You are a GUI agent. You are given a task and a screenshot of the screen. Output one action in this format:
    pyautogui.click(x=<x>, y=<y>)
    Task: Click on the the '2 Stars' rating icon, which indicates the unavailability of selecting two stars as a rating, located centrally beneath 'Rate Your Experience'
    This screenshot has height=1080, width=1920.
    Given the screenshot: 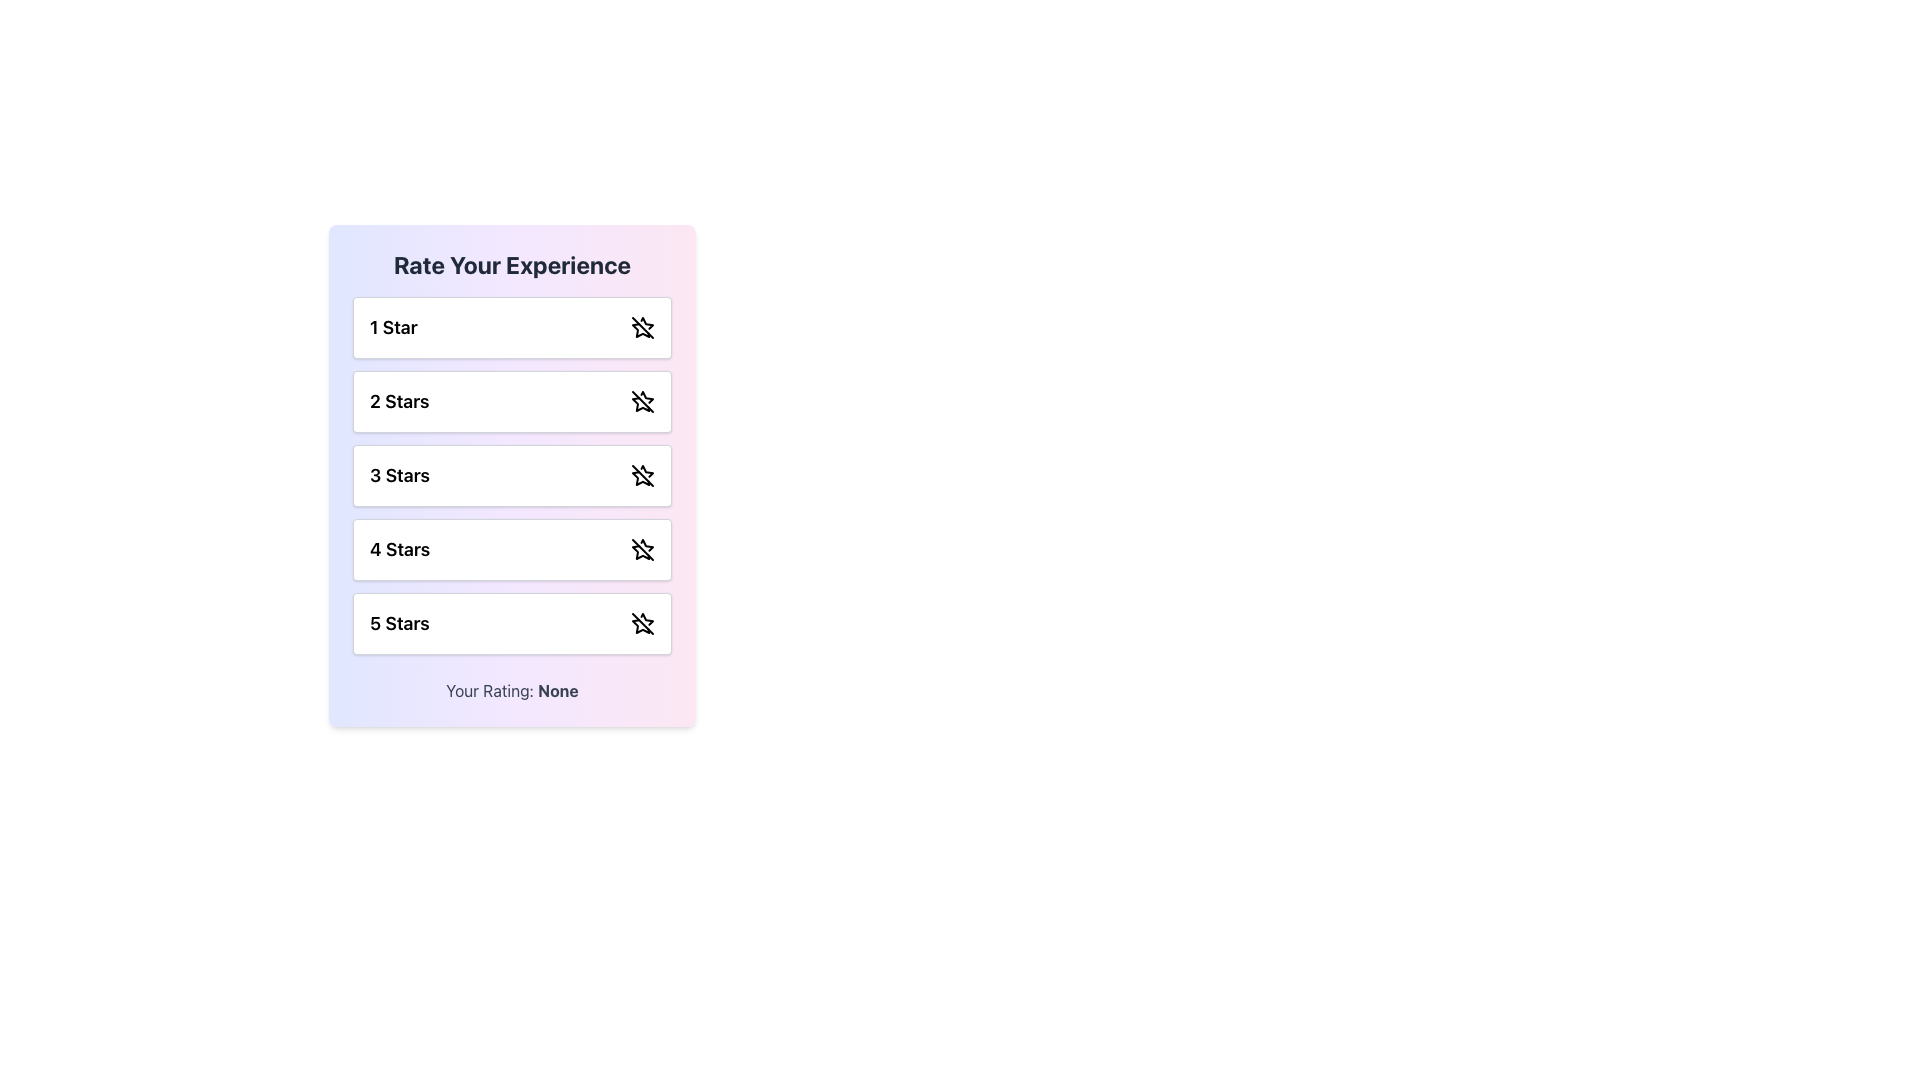 What is the action you would take?
    pyautogui.click(x=643, y=401)
    